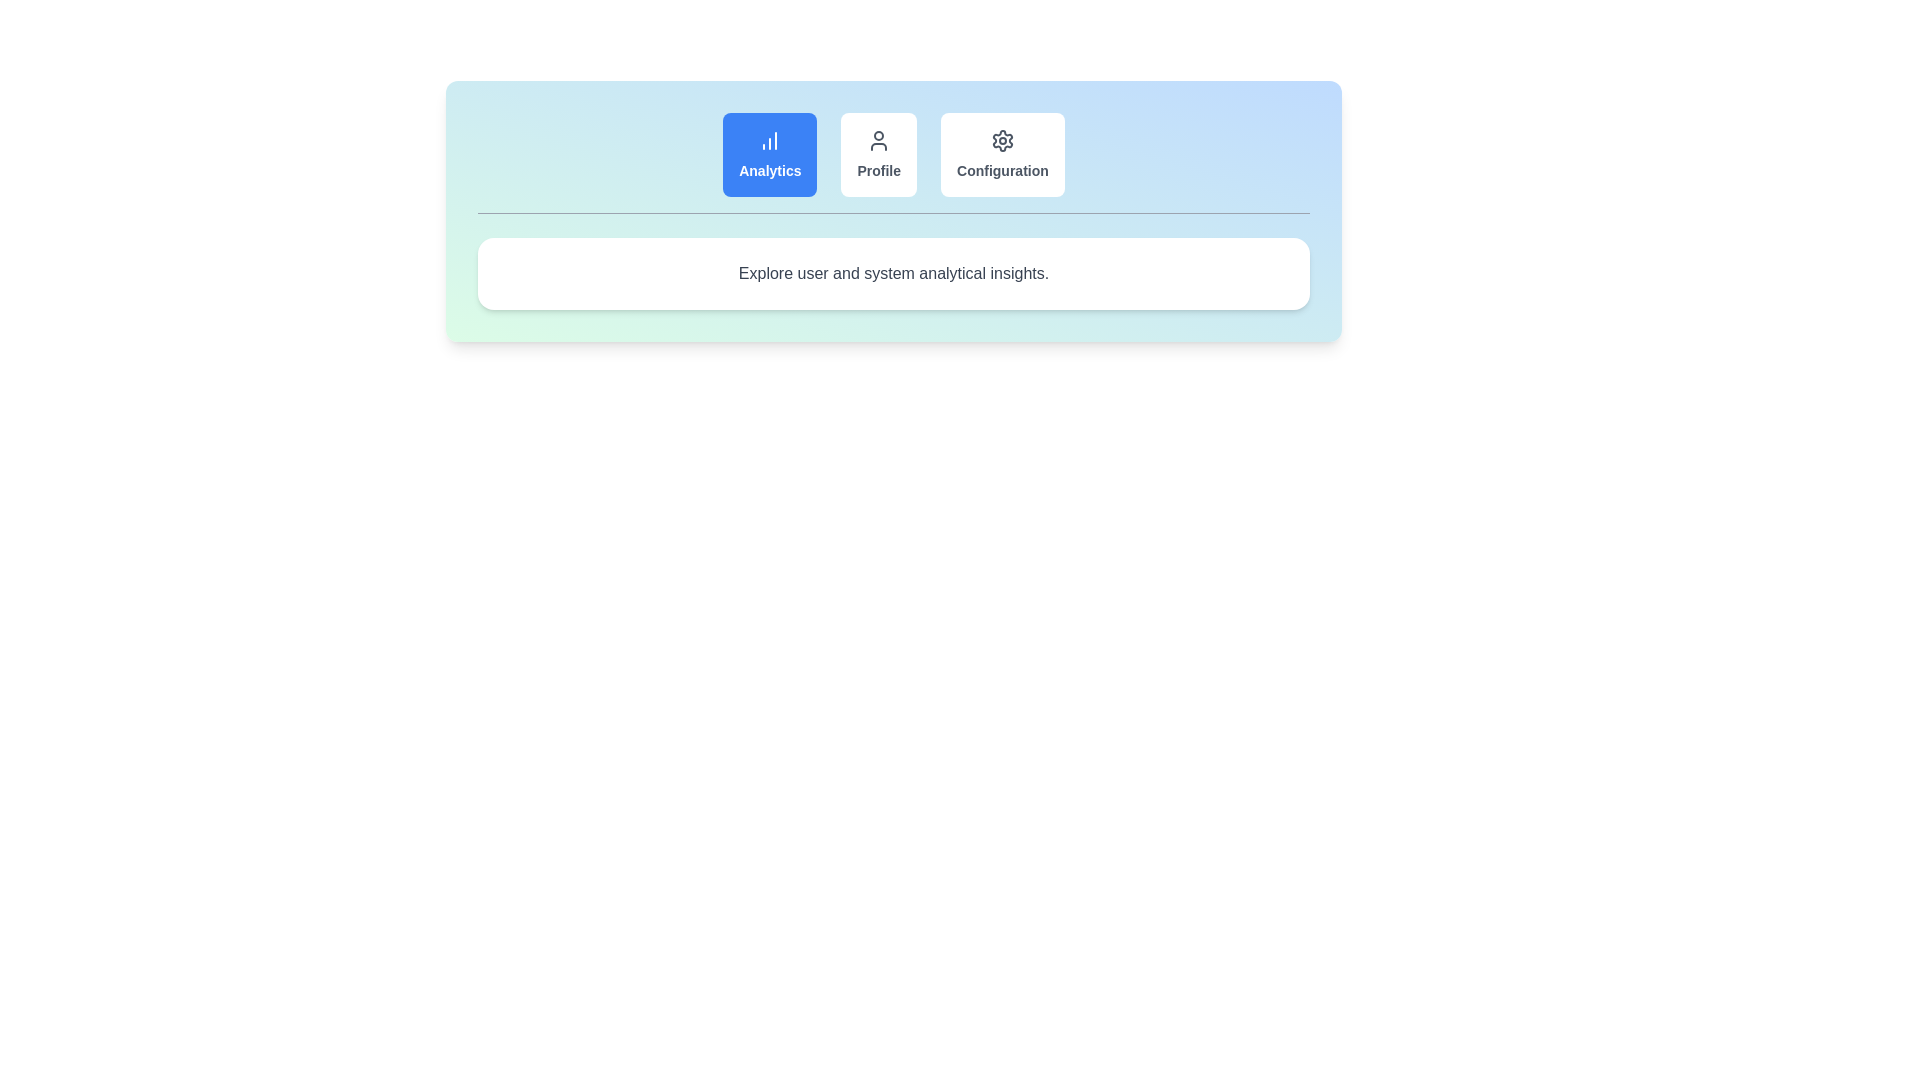  Describe the element at coordinates (878, 153) in the screenshot. I see `the tab labeled Profile to view its content` at that location.